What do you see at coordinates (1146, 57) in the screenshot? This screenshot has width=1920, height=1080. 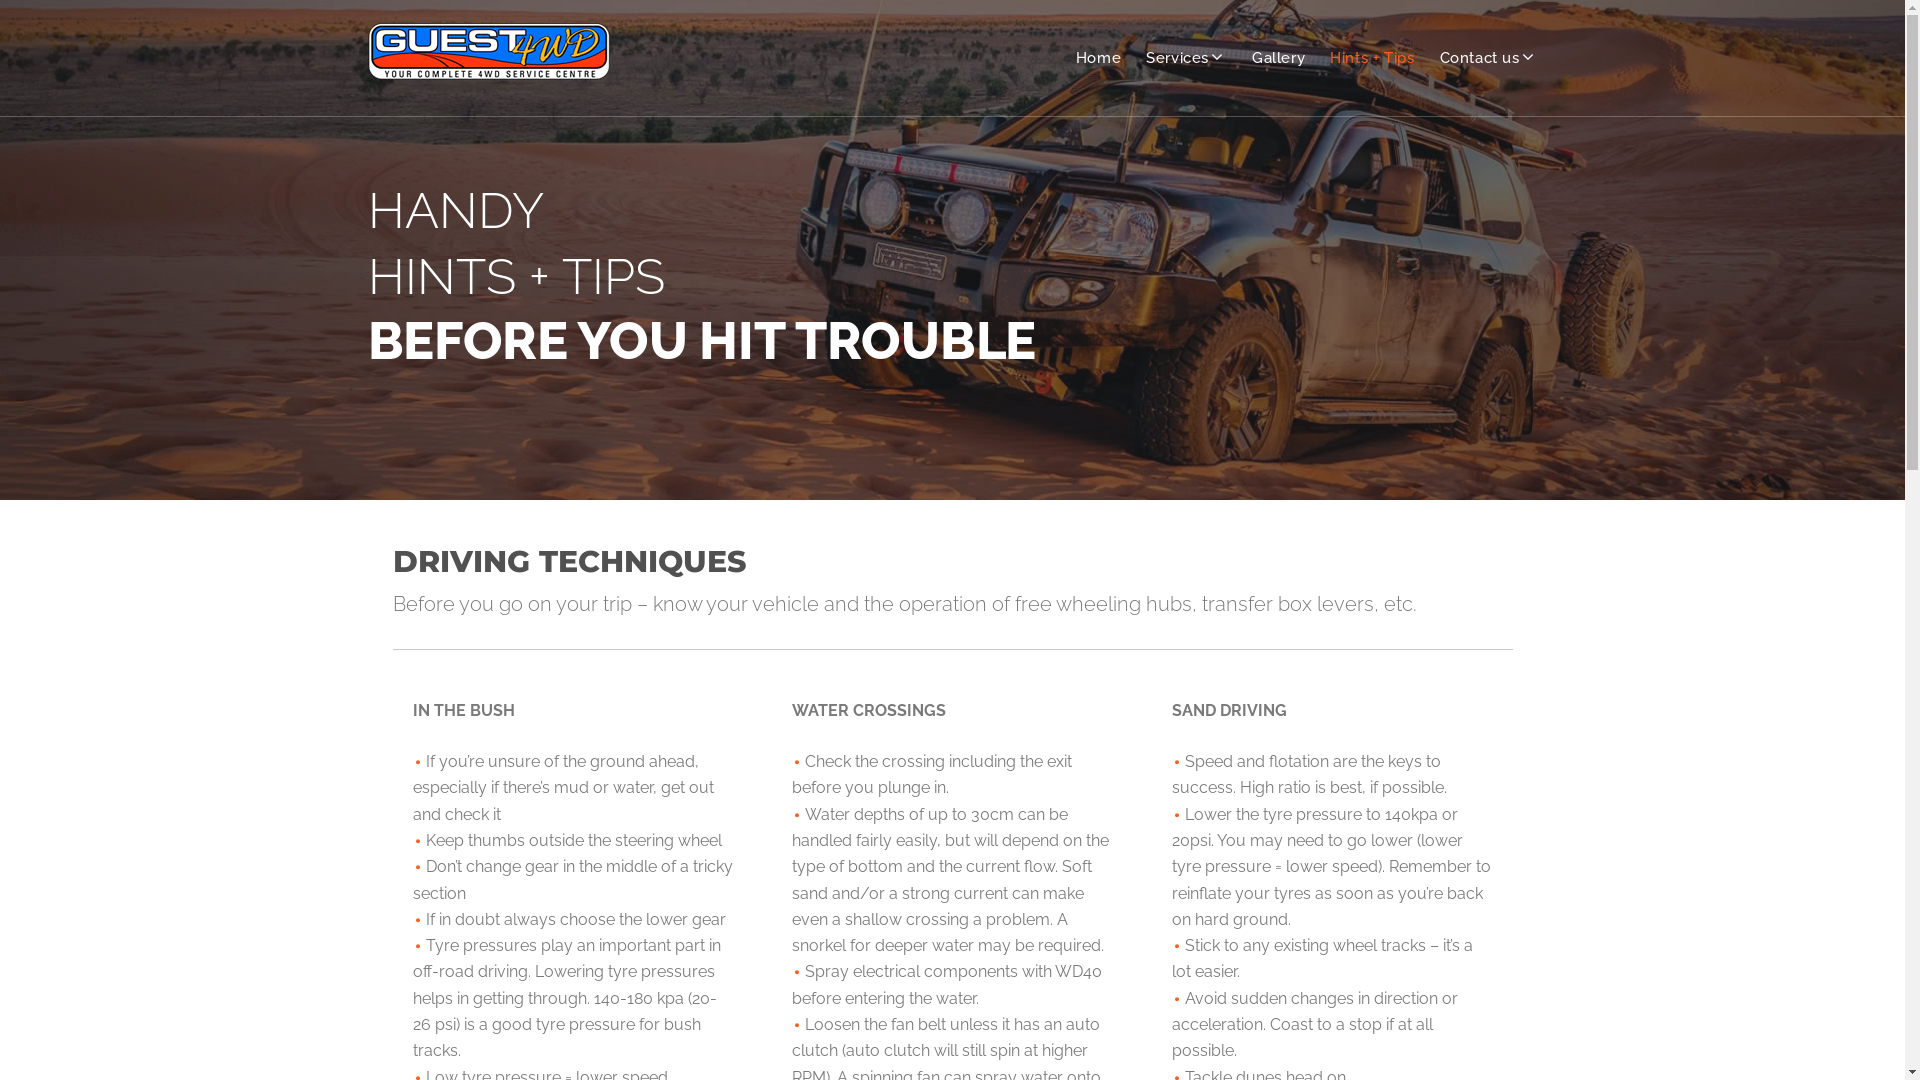 I see `'Services'` at bounding box center [1146, 57].